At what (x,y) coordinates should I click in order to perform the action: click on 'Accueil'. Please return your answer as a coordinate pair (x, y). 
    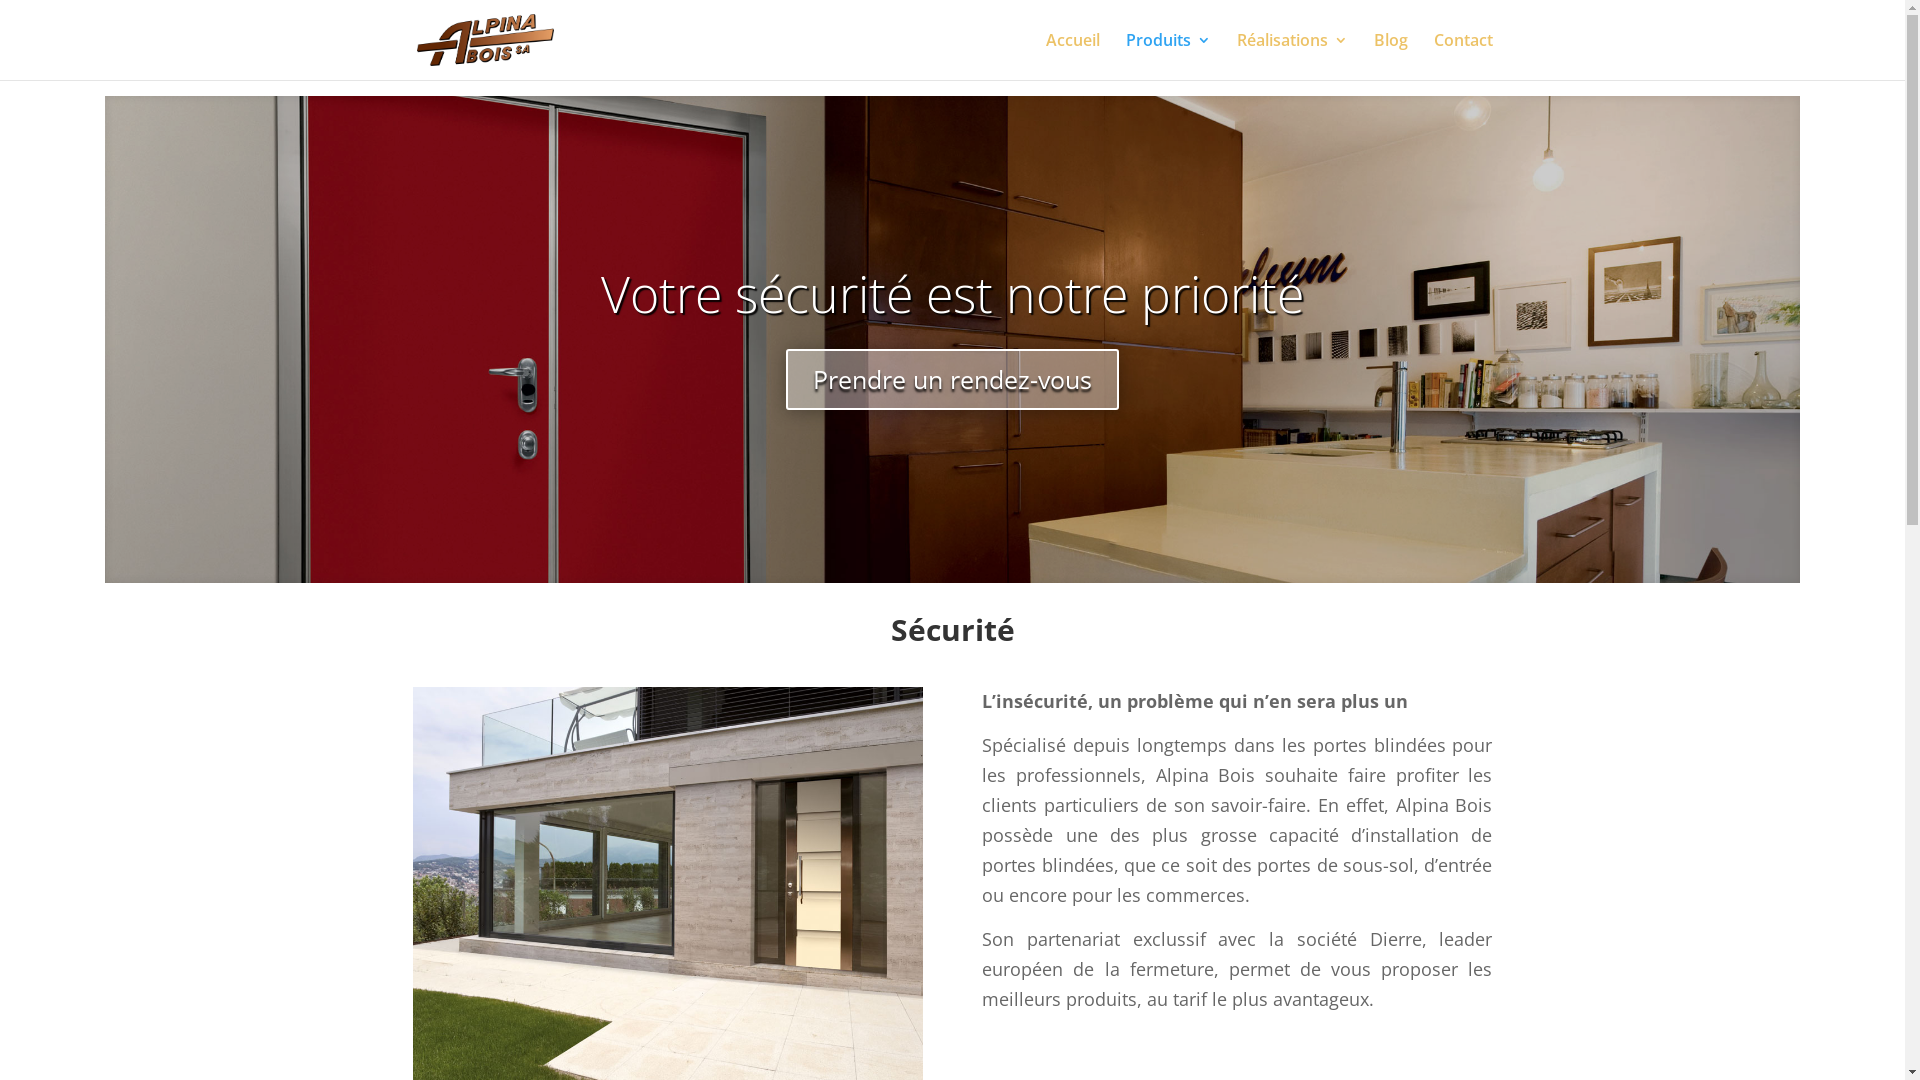
    Looking at the image, I should click on (1072, 55).